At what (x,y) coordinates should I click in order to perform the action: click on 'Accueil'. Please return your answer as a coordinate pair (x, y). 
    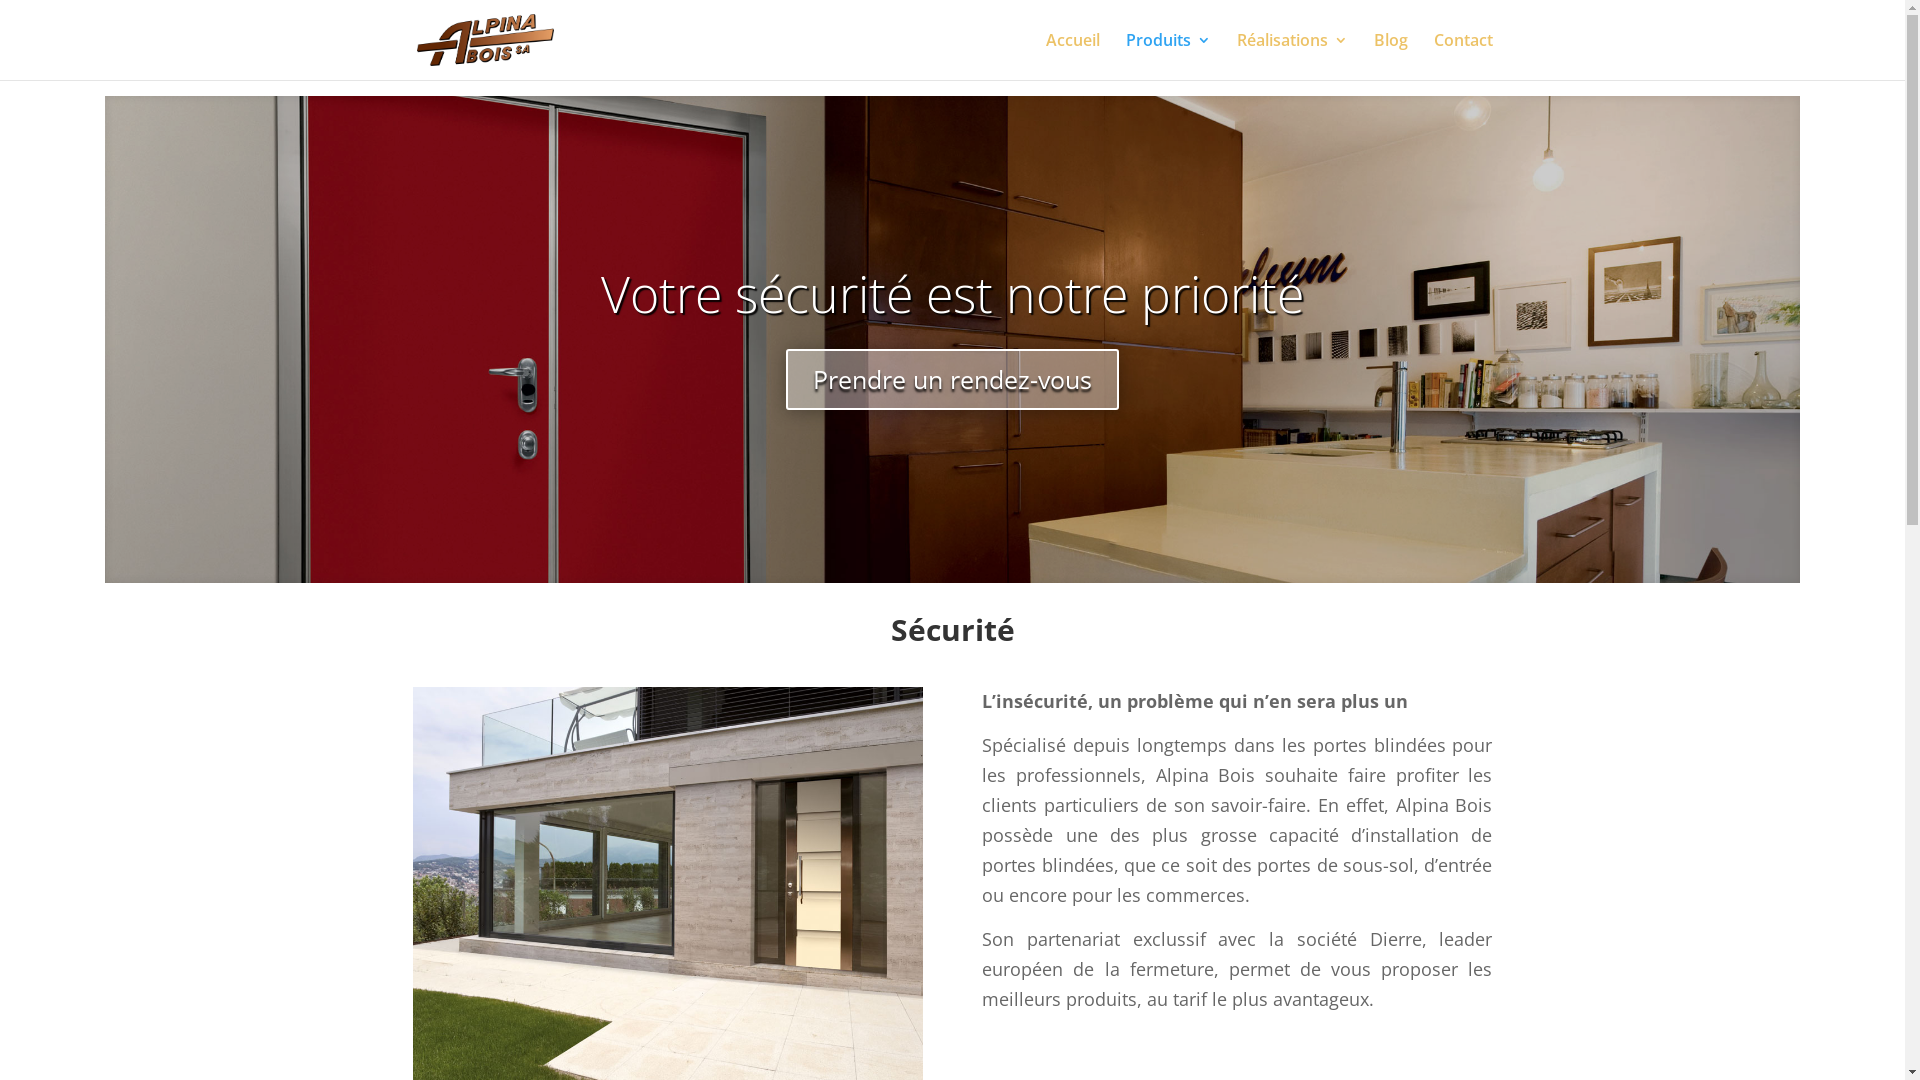
    Looking at the image, I should click on (1072, 55).